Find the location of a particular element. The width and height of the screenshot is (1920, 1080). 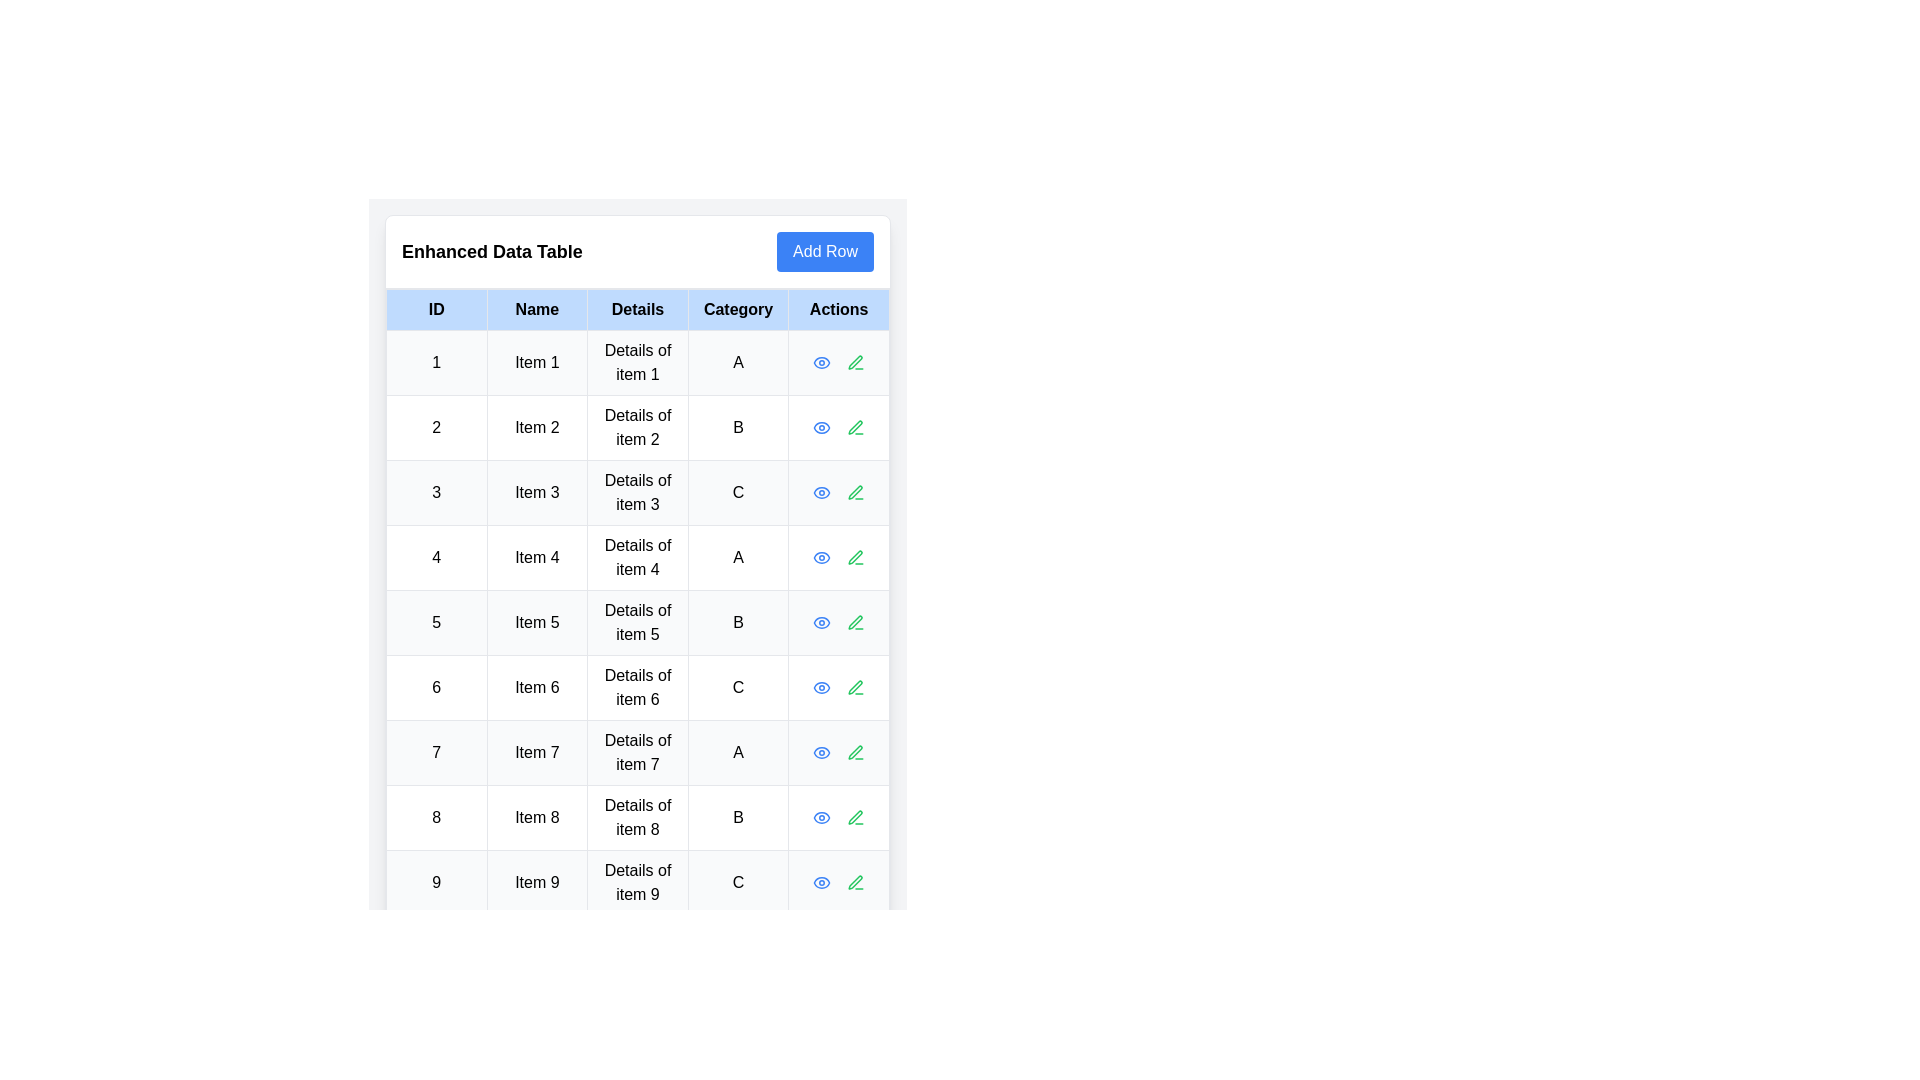

the table cell is located at coordinates (435, 427).